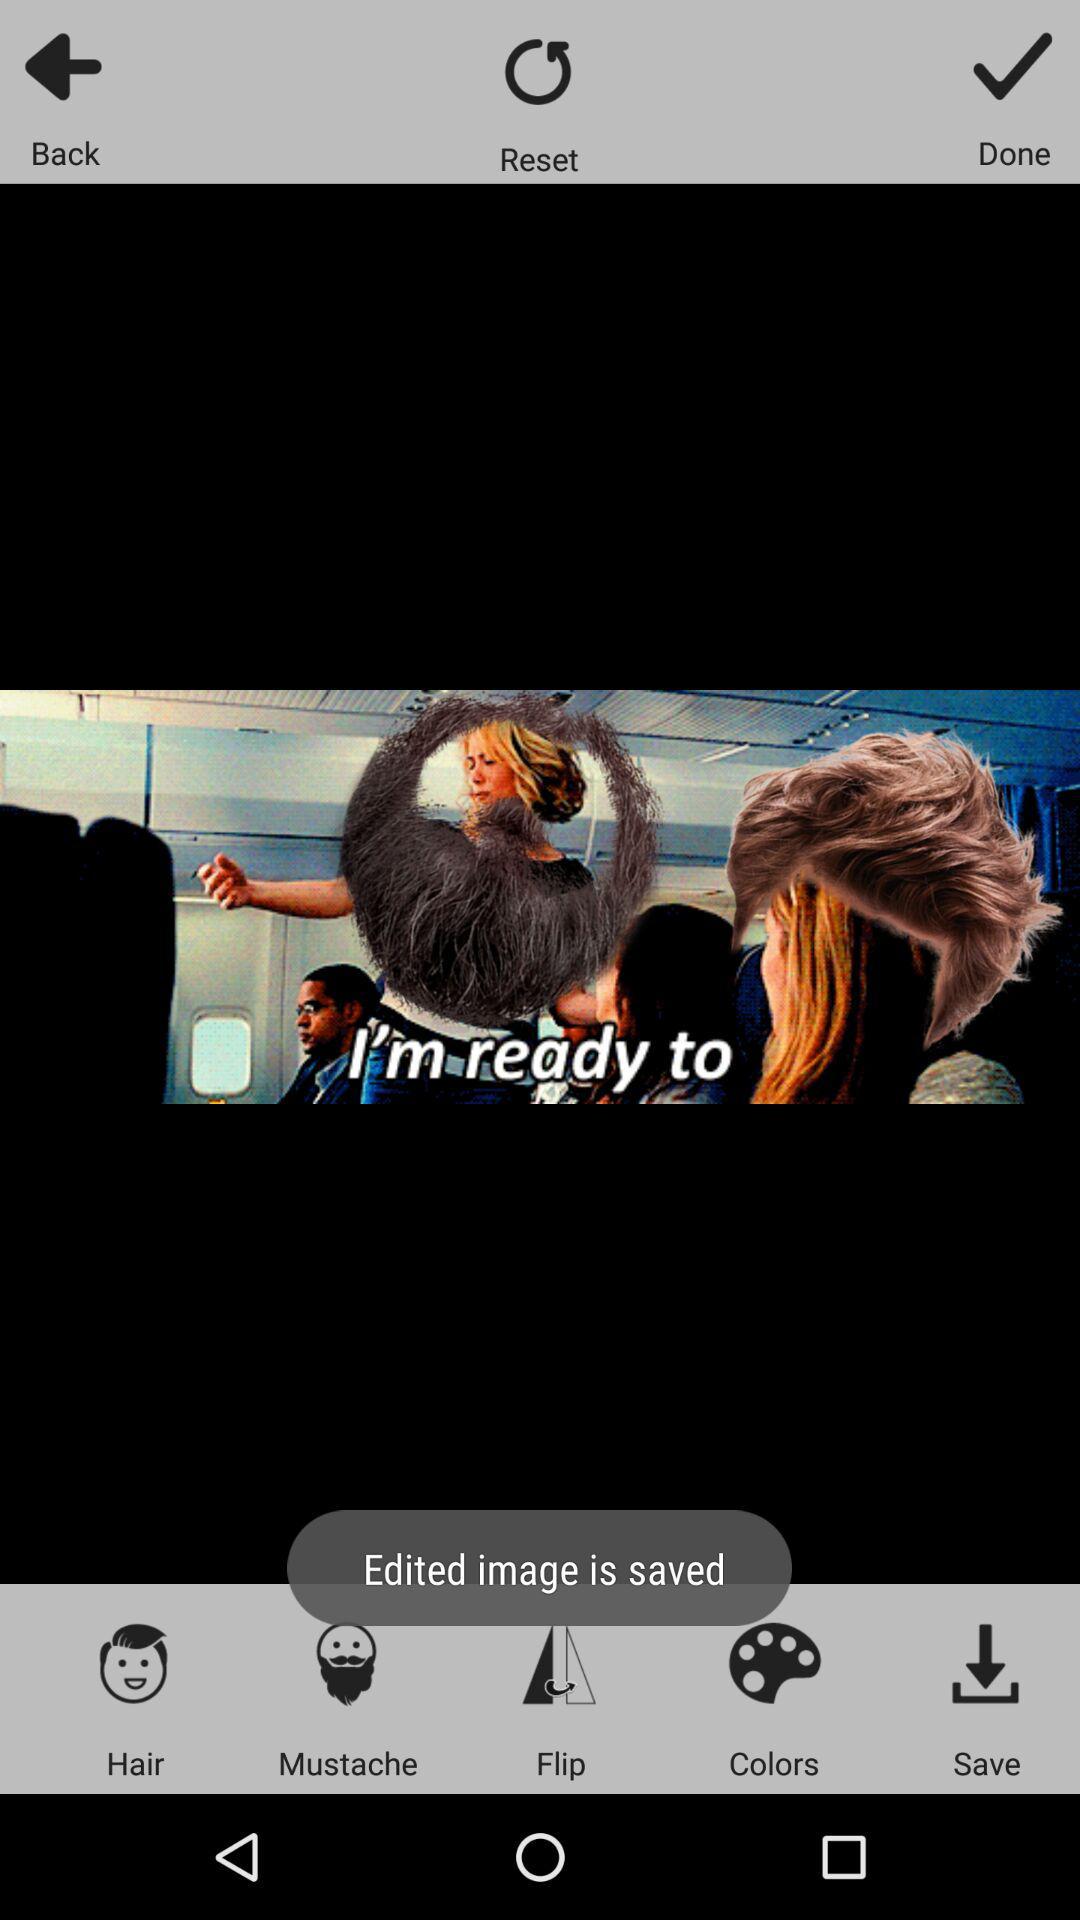 Image resolution: width=1080 pixels, height=1920 pixels. Describe the element at coordinates (560, 1662) in the screenshot. I see `the font icon` at that location.